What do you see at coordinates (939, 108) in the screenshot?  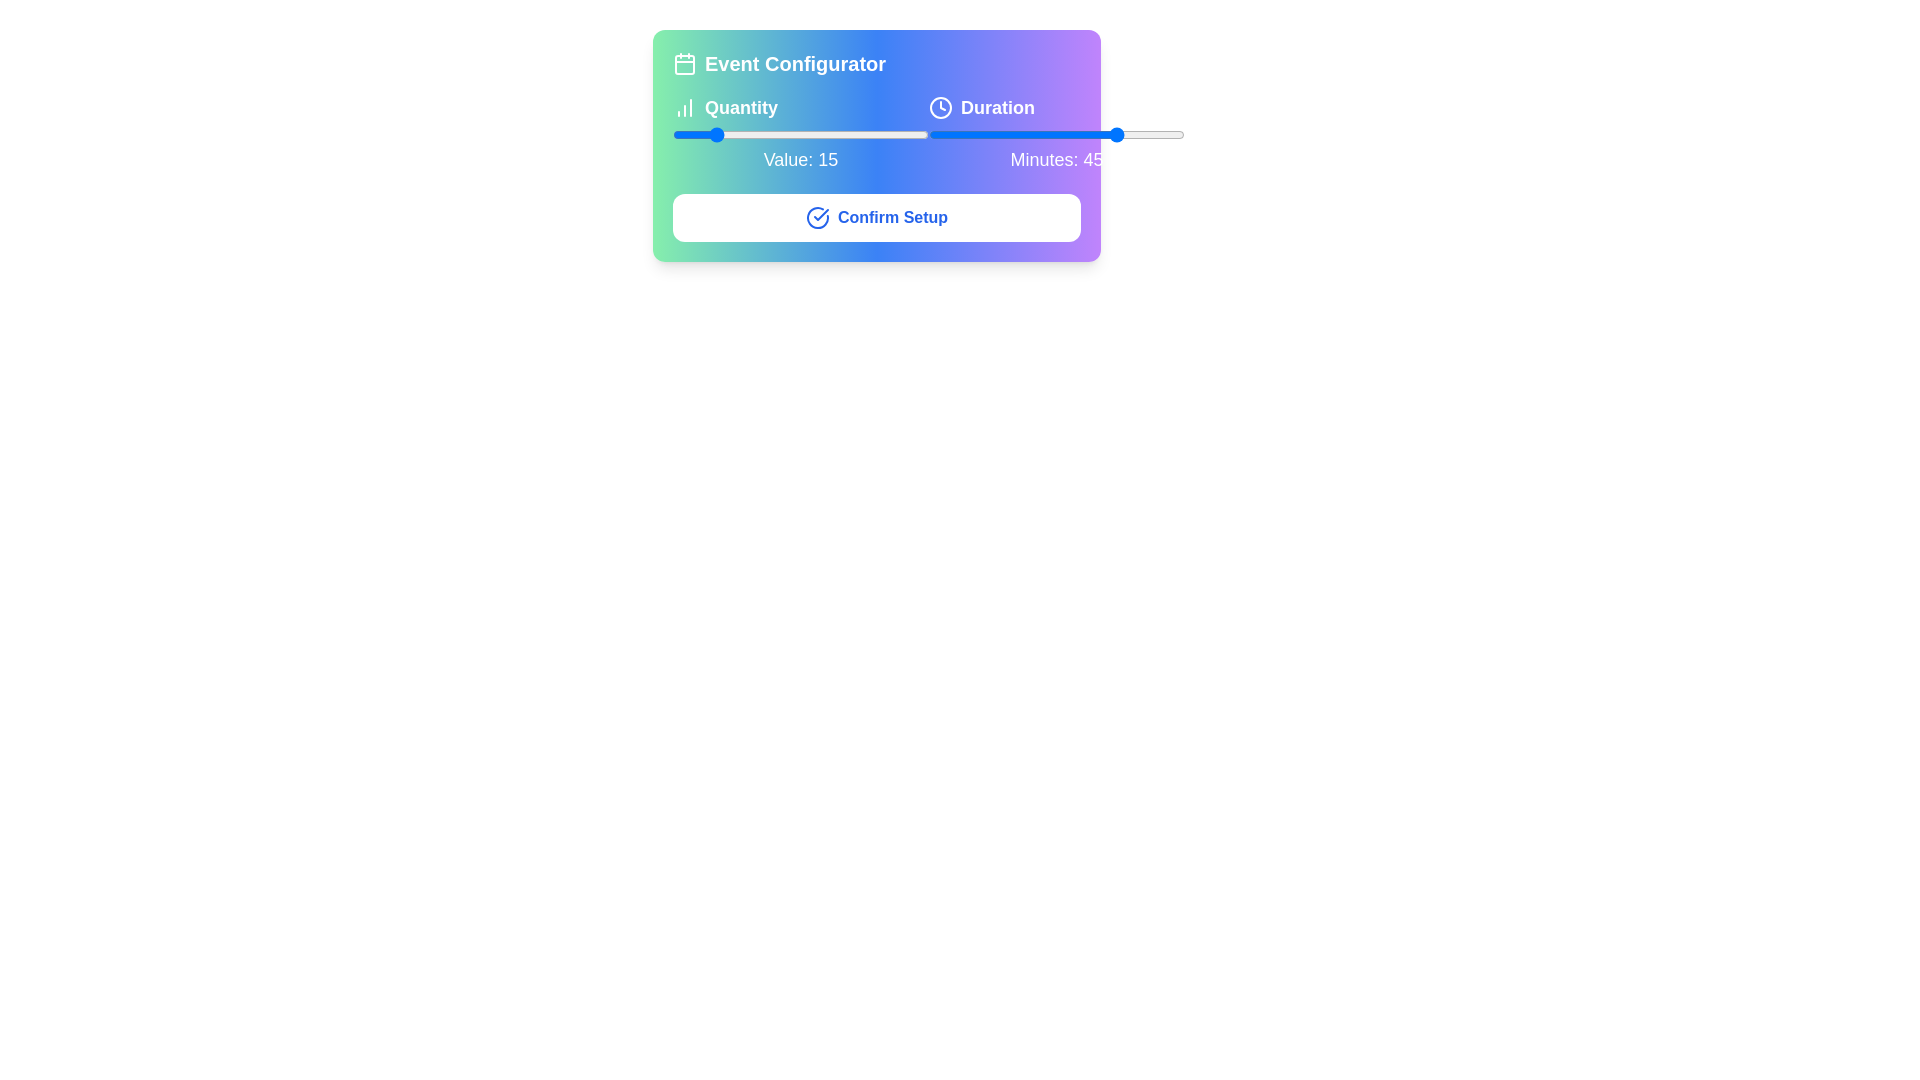 I see `the icon that indicates the duration field in the Event Configurator layout, located directly to the left of the 'Duration' label` at bounding box center [939, 108].